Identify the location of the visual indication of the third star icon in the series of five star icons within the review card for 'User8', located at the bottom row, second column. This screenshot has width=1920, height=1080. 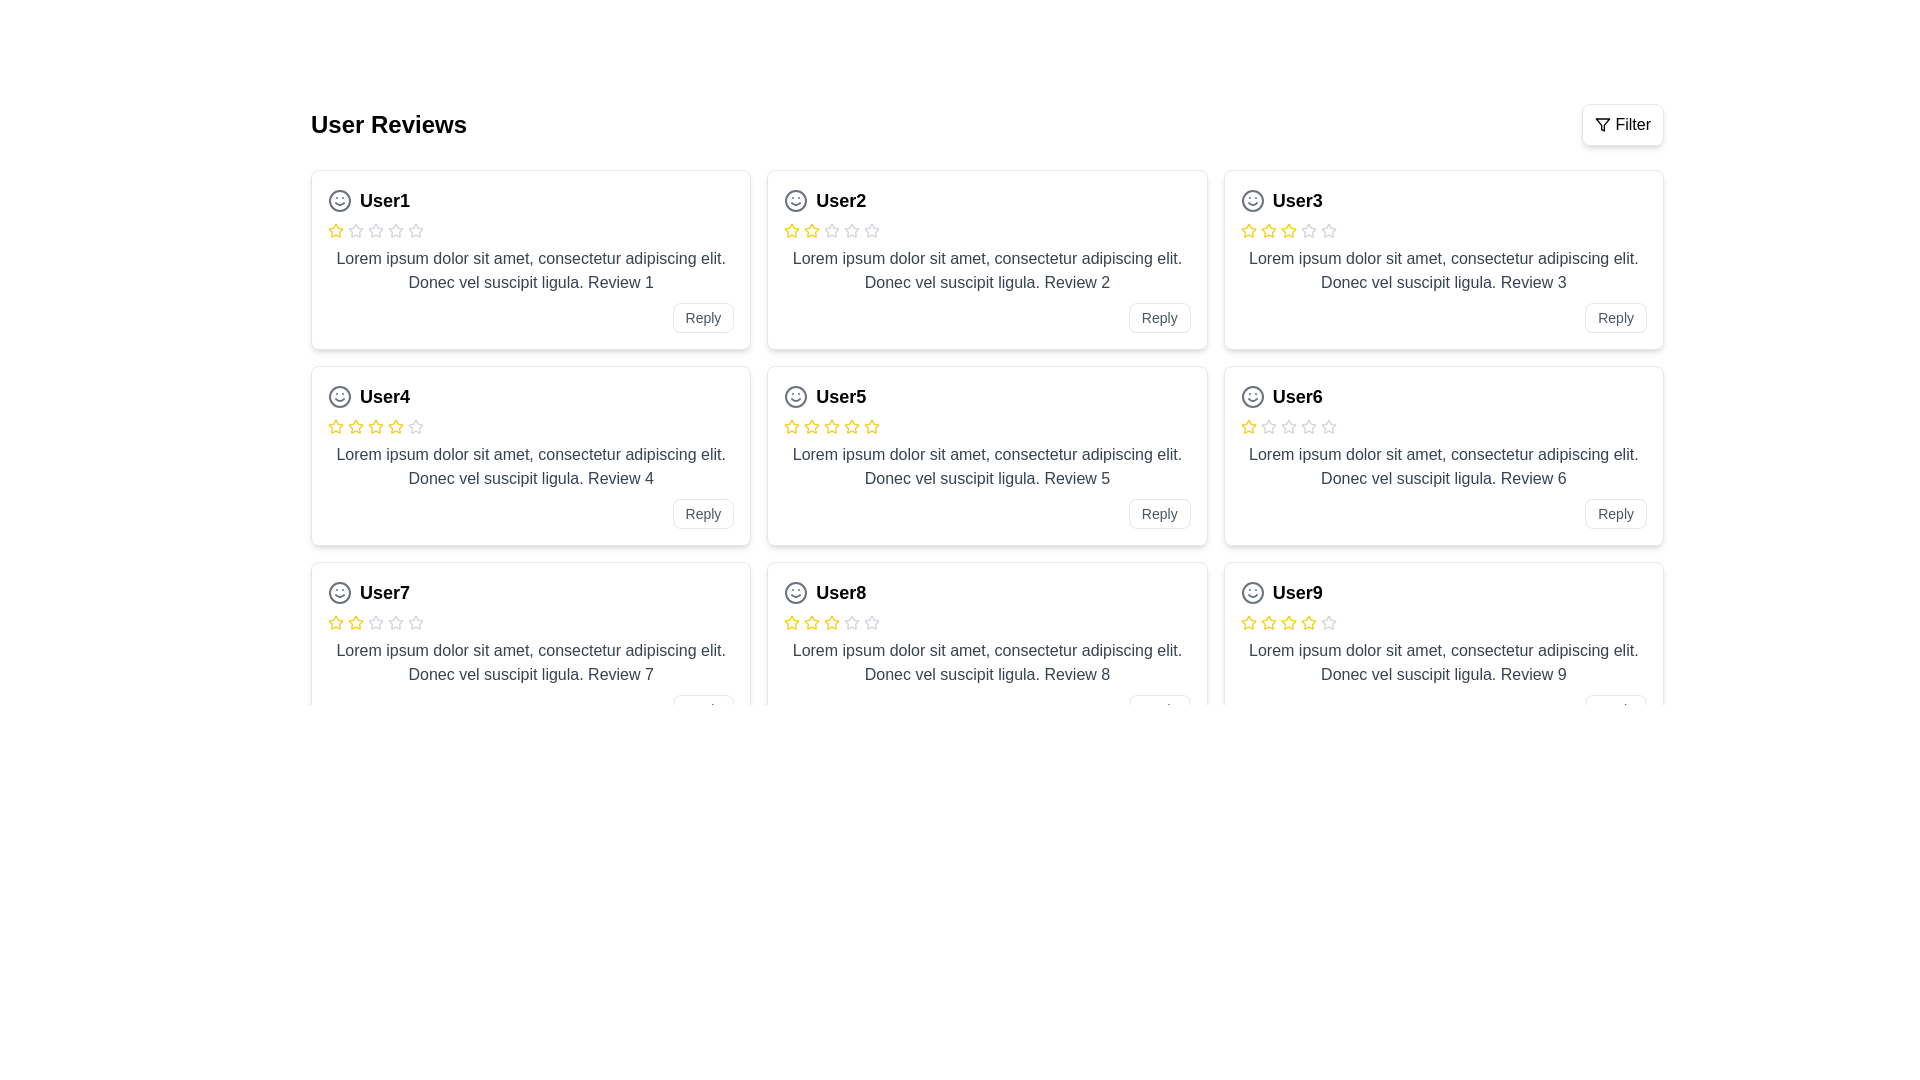
(812, 622).